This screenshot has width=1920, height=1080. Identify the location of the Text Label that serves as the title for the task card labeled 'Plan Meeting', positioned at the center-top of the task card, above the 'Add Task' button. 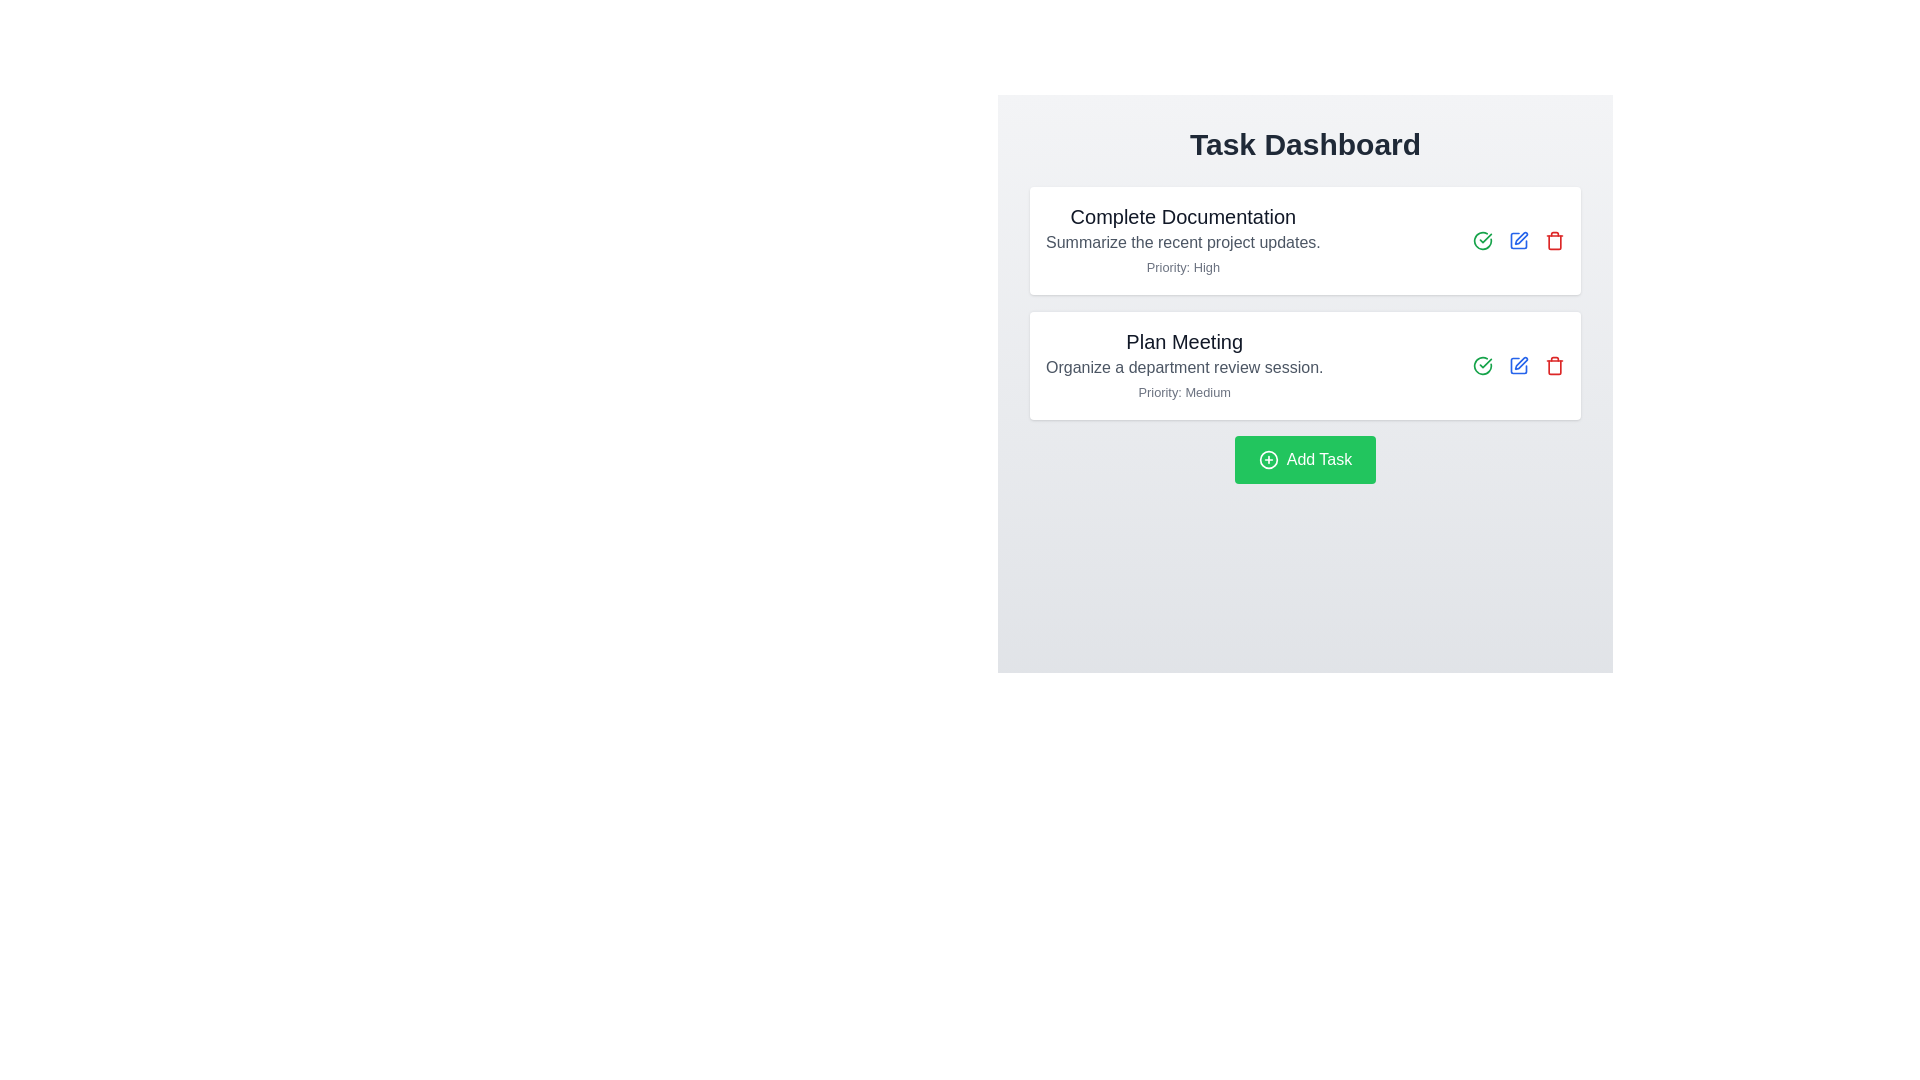
(1184, 341).